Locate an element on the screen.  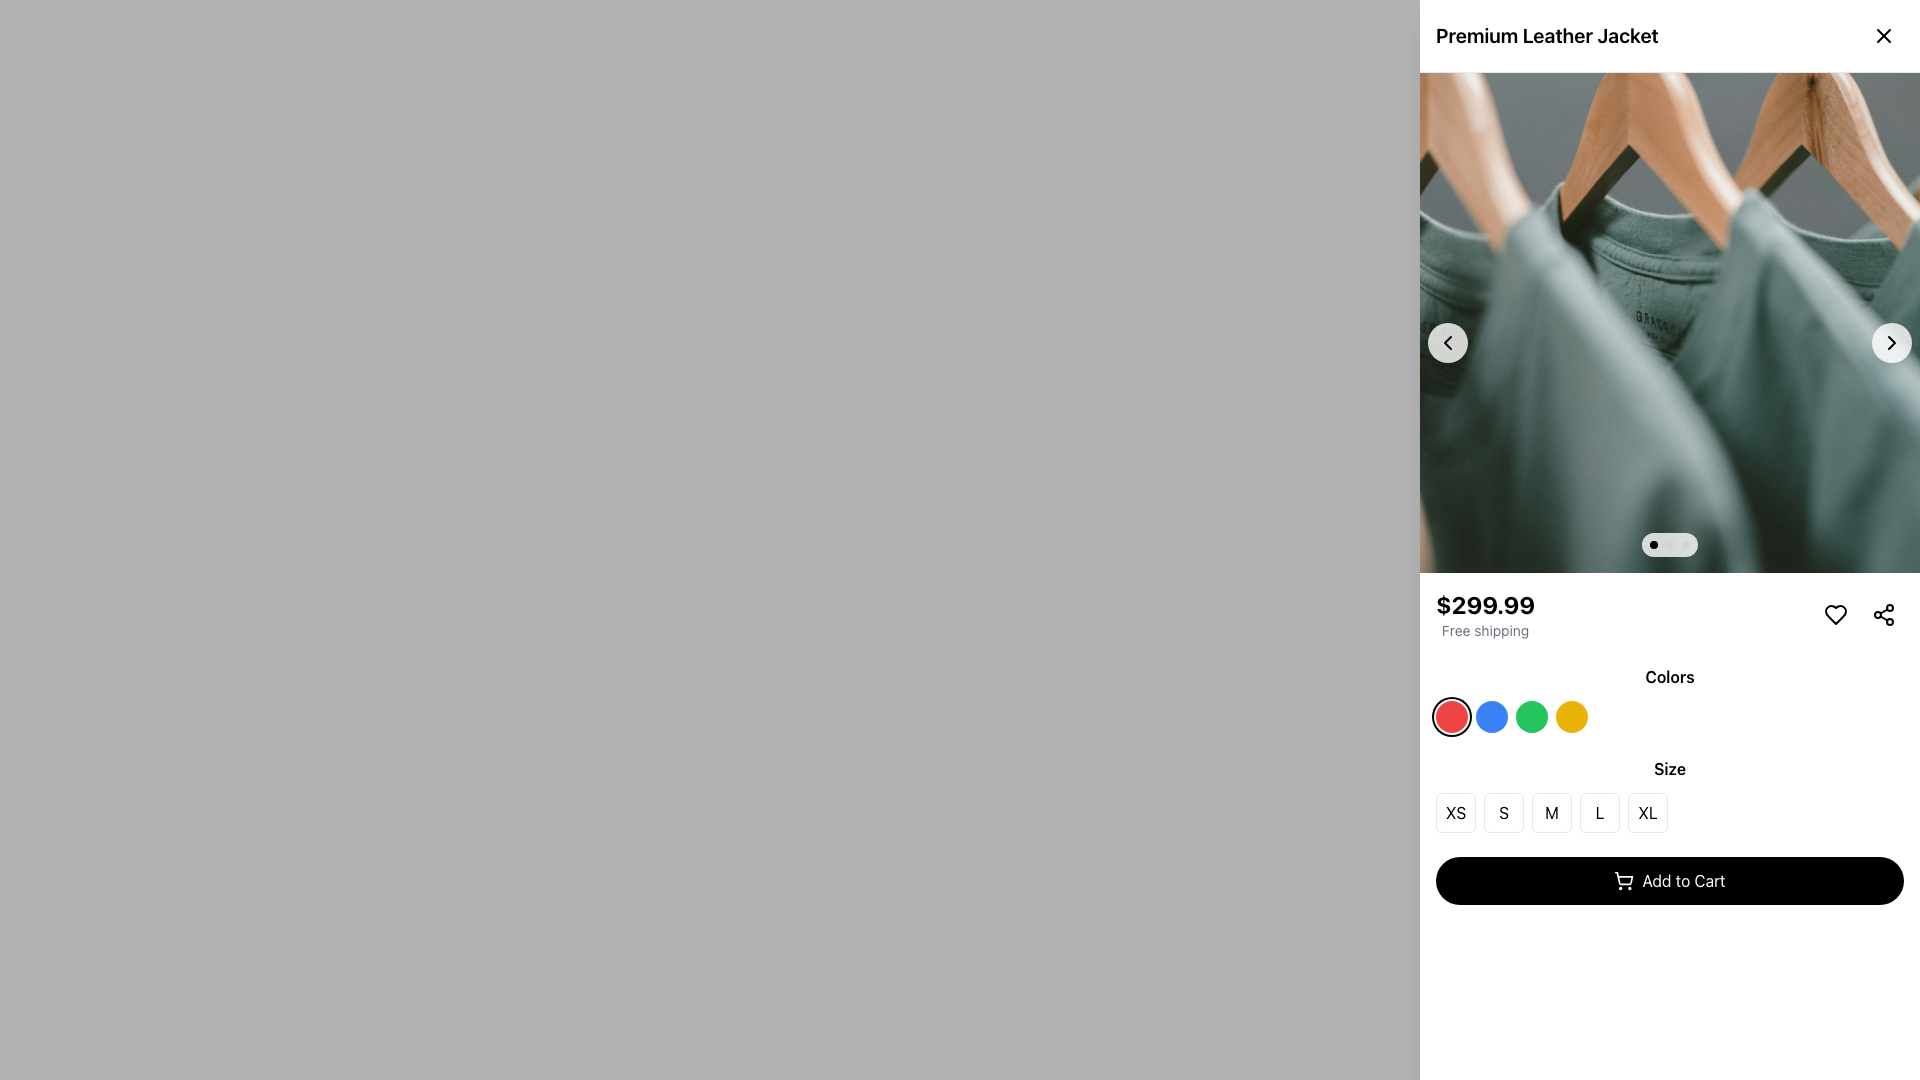
the share icon button located in the top-right corner of the product details section is located at coordinates (1882, 613).